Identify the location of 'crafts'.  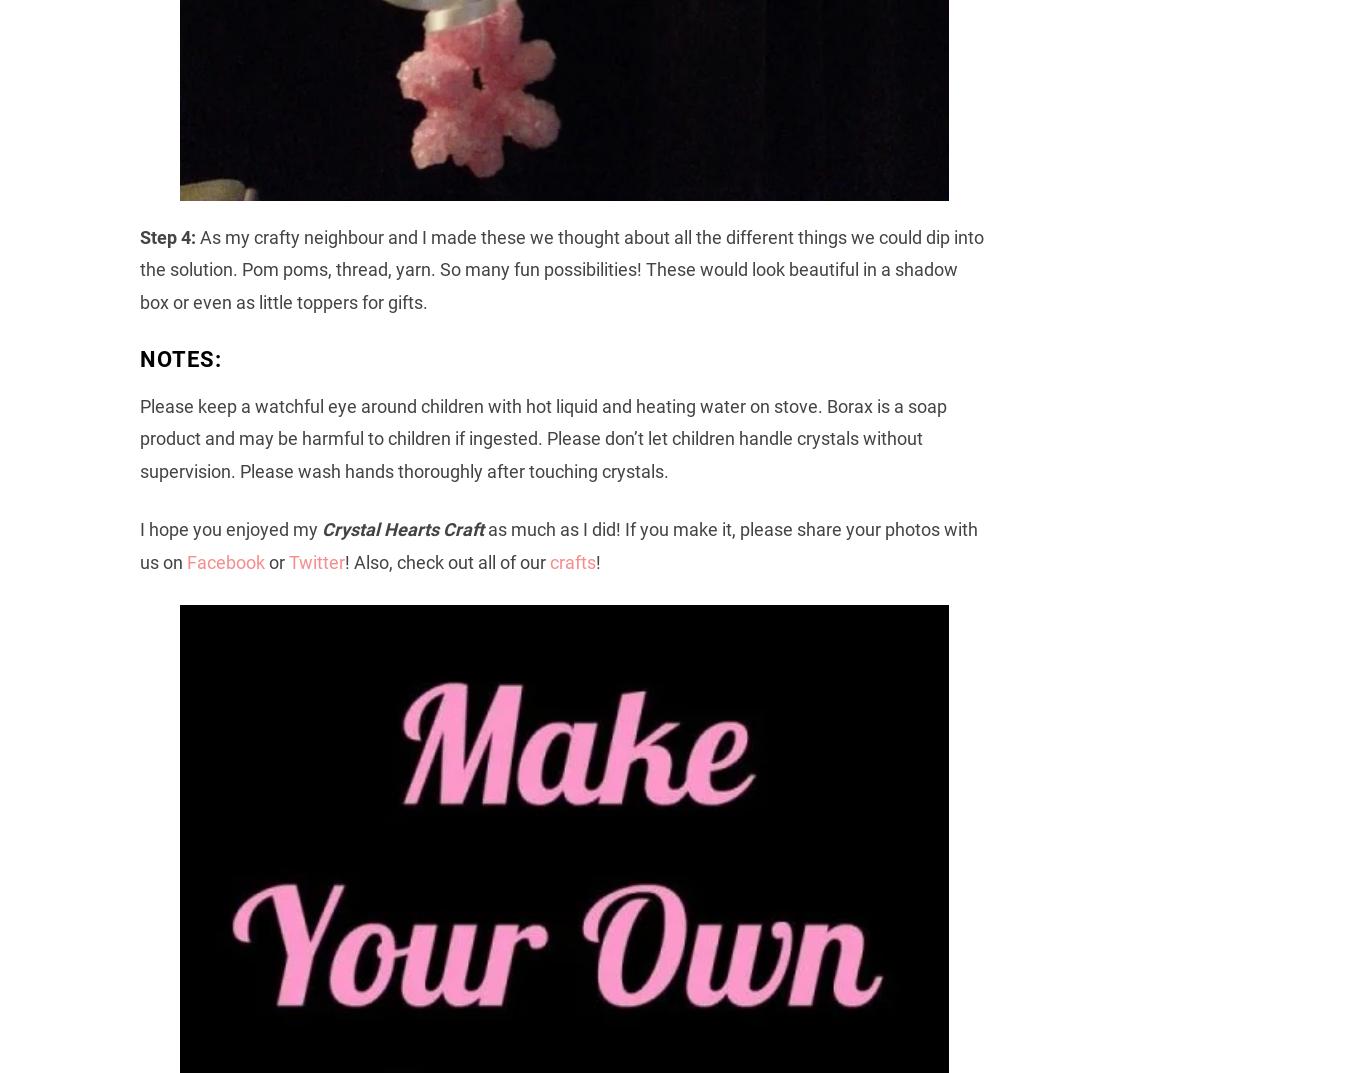
(572, 561).